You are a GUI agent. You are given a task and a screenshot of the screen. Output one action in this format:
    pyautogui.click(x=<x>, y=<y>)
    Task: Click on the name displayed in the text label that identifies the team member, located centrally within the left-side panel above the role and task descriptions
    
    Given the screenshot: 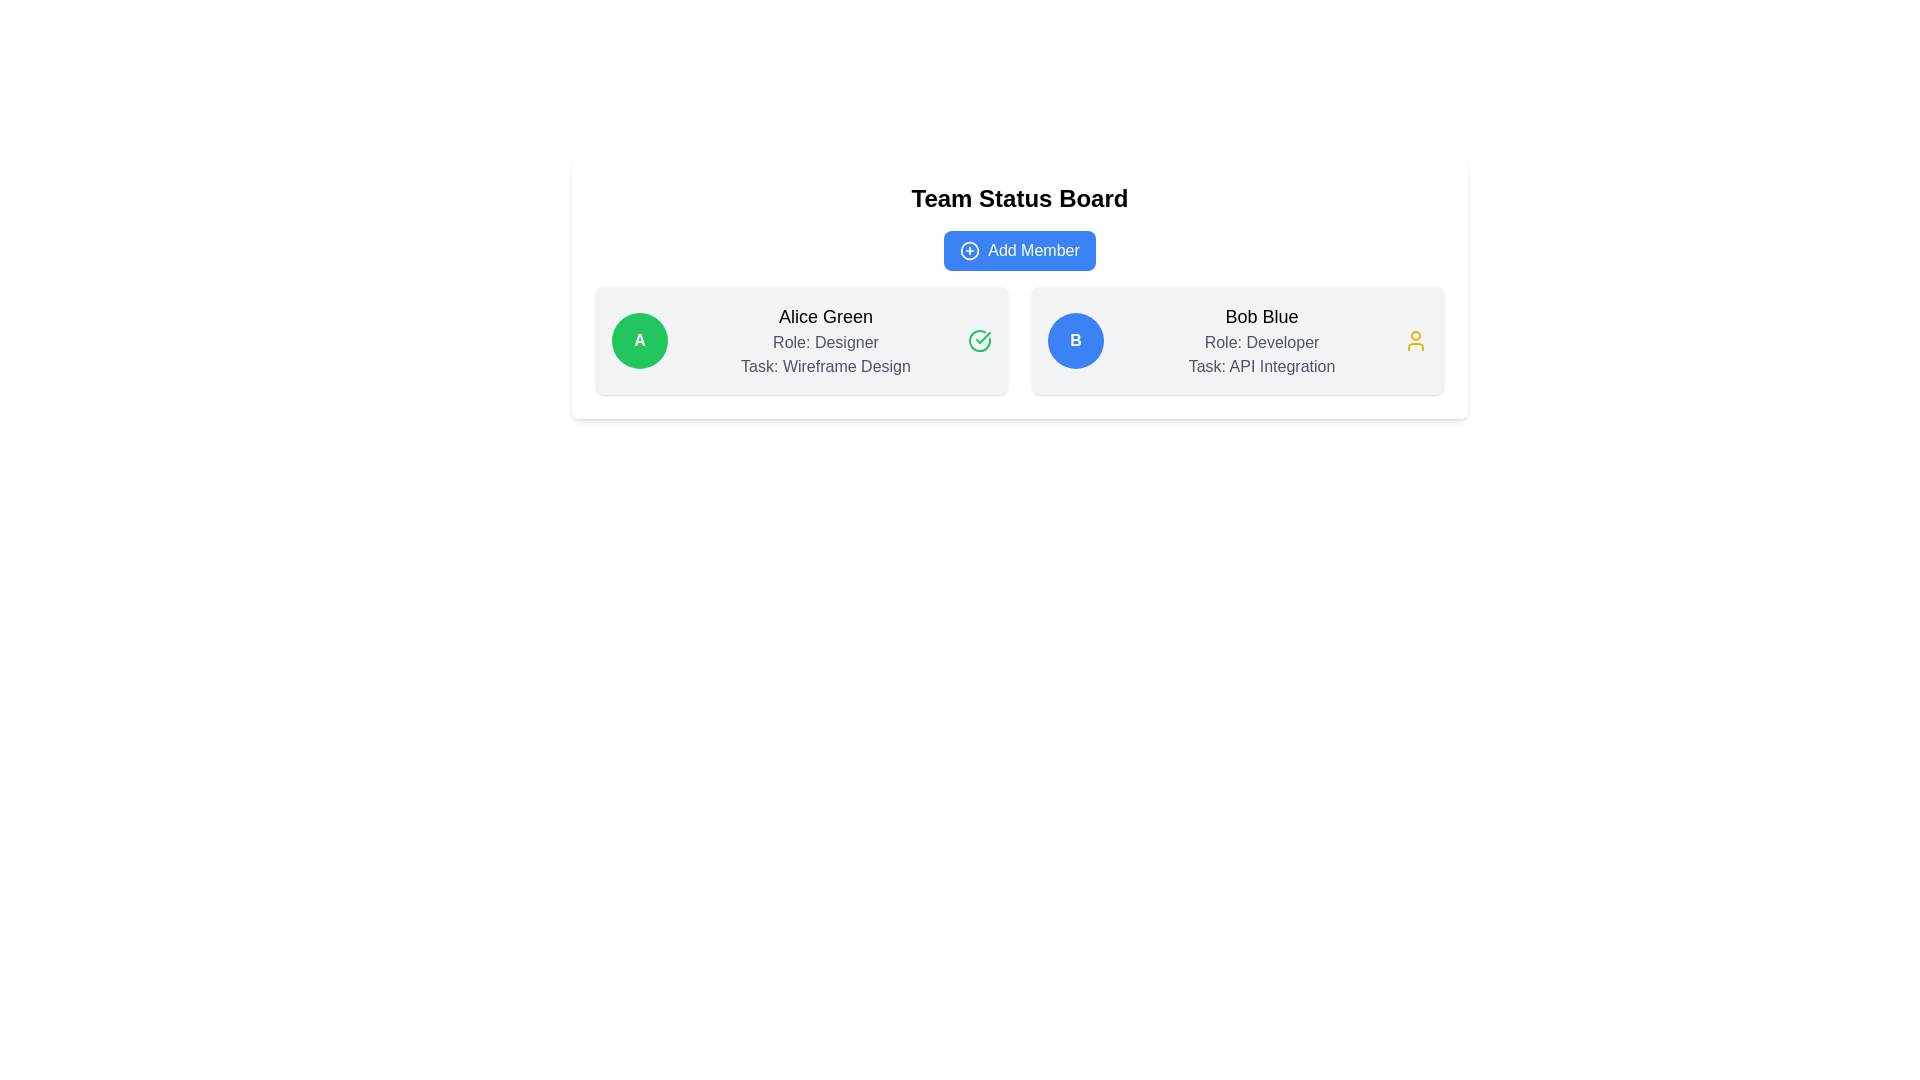 What is the action you would take?
    pyautogui.click(x=825, y=315)
    